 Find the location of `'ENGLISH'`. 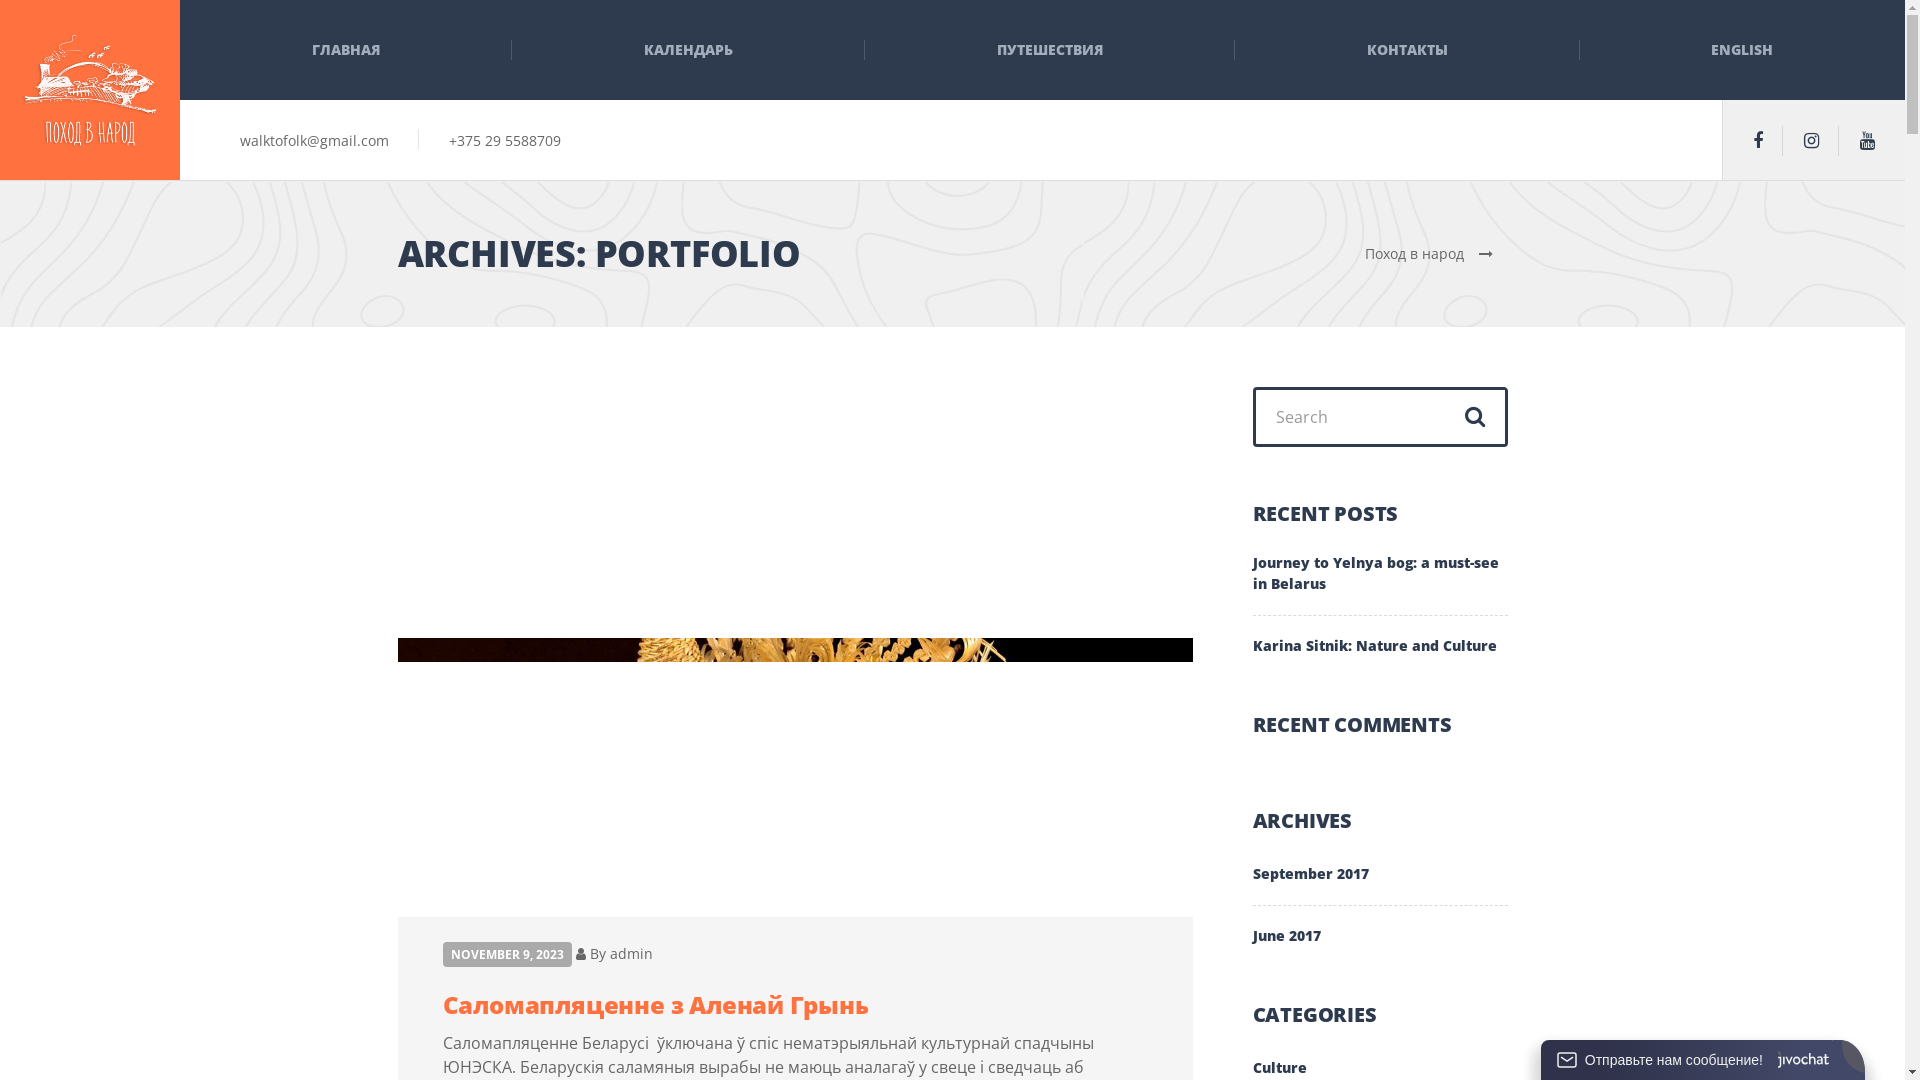

'ENGLISH' is located at coordinates (1741, 49).